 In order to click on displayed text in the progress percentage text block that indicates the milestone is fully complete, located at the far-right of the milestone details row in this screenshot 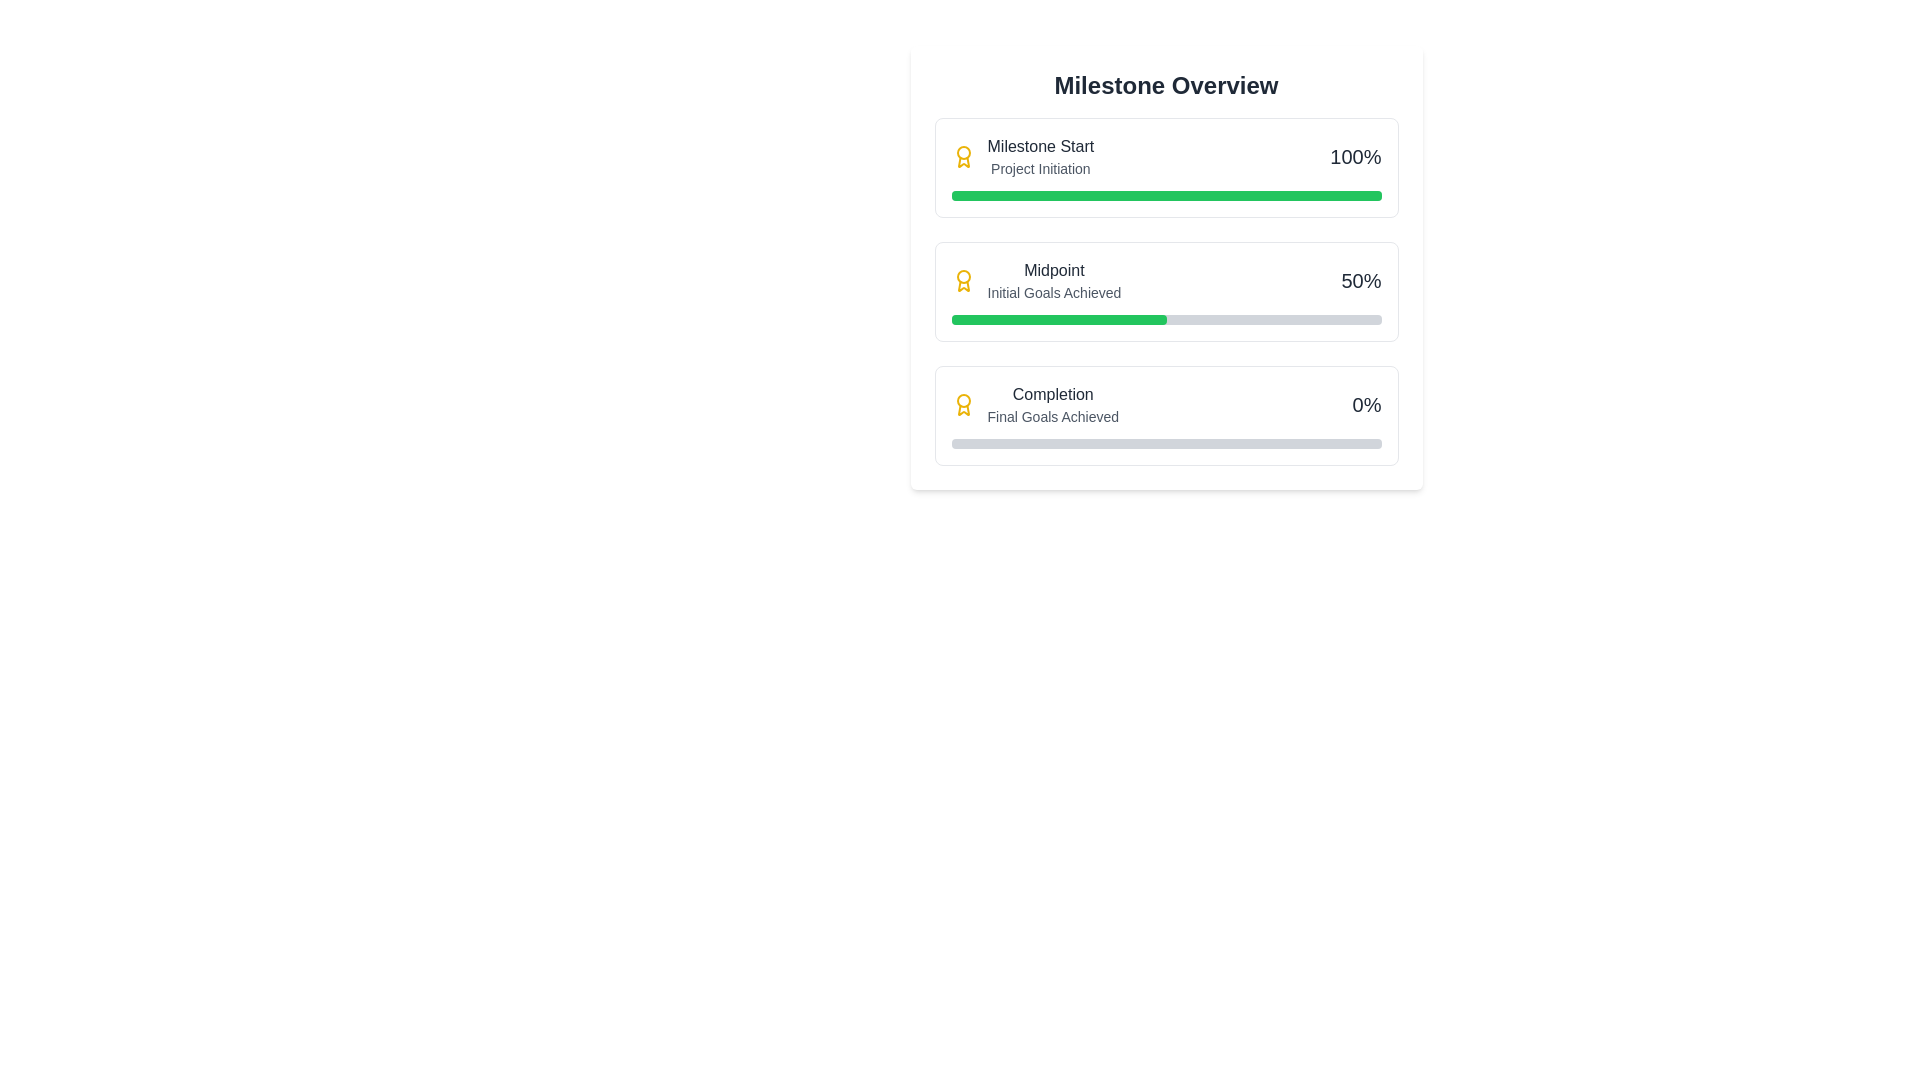, I will do `click(1355, 156)`.